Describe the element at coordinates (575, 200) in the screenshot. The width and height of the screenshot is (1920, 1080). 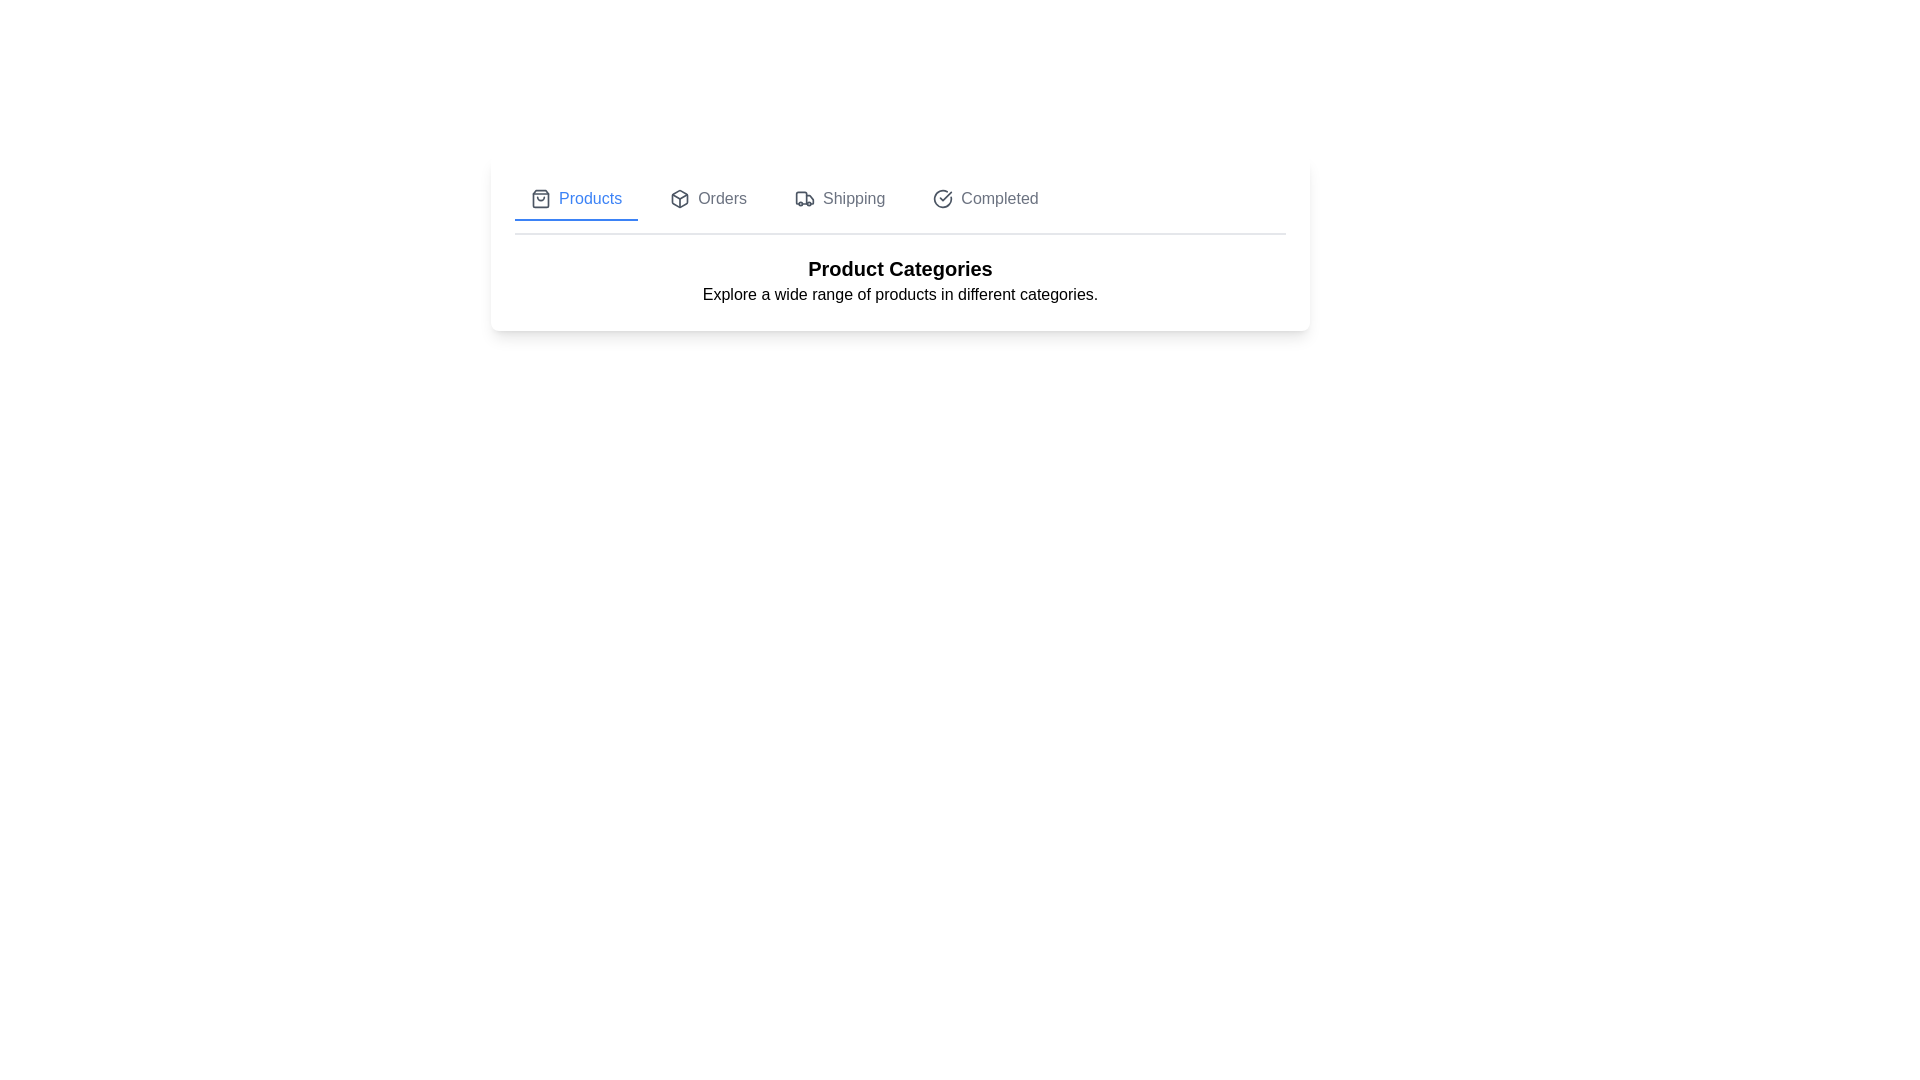
I see `the 'Products' navigation tab` at that location.